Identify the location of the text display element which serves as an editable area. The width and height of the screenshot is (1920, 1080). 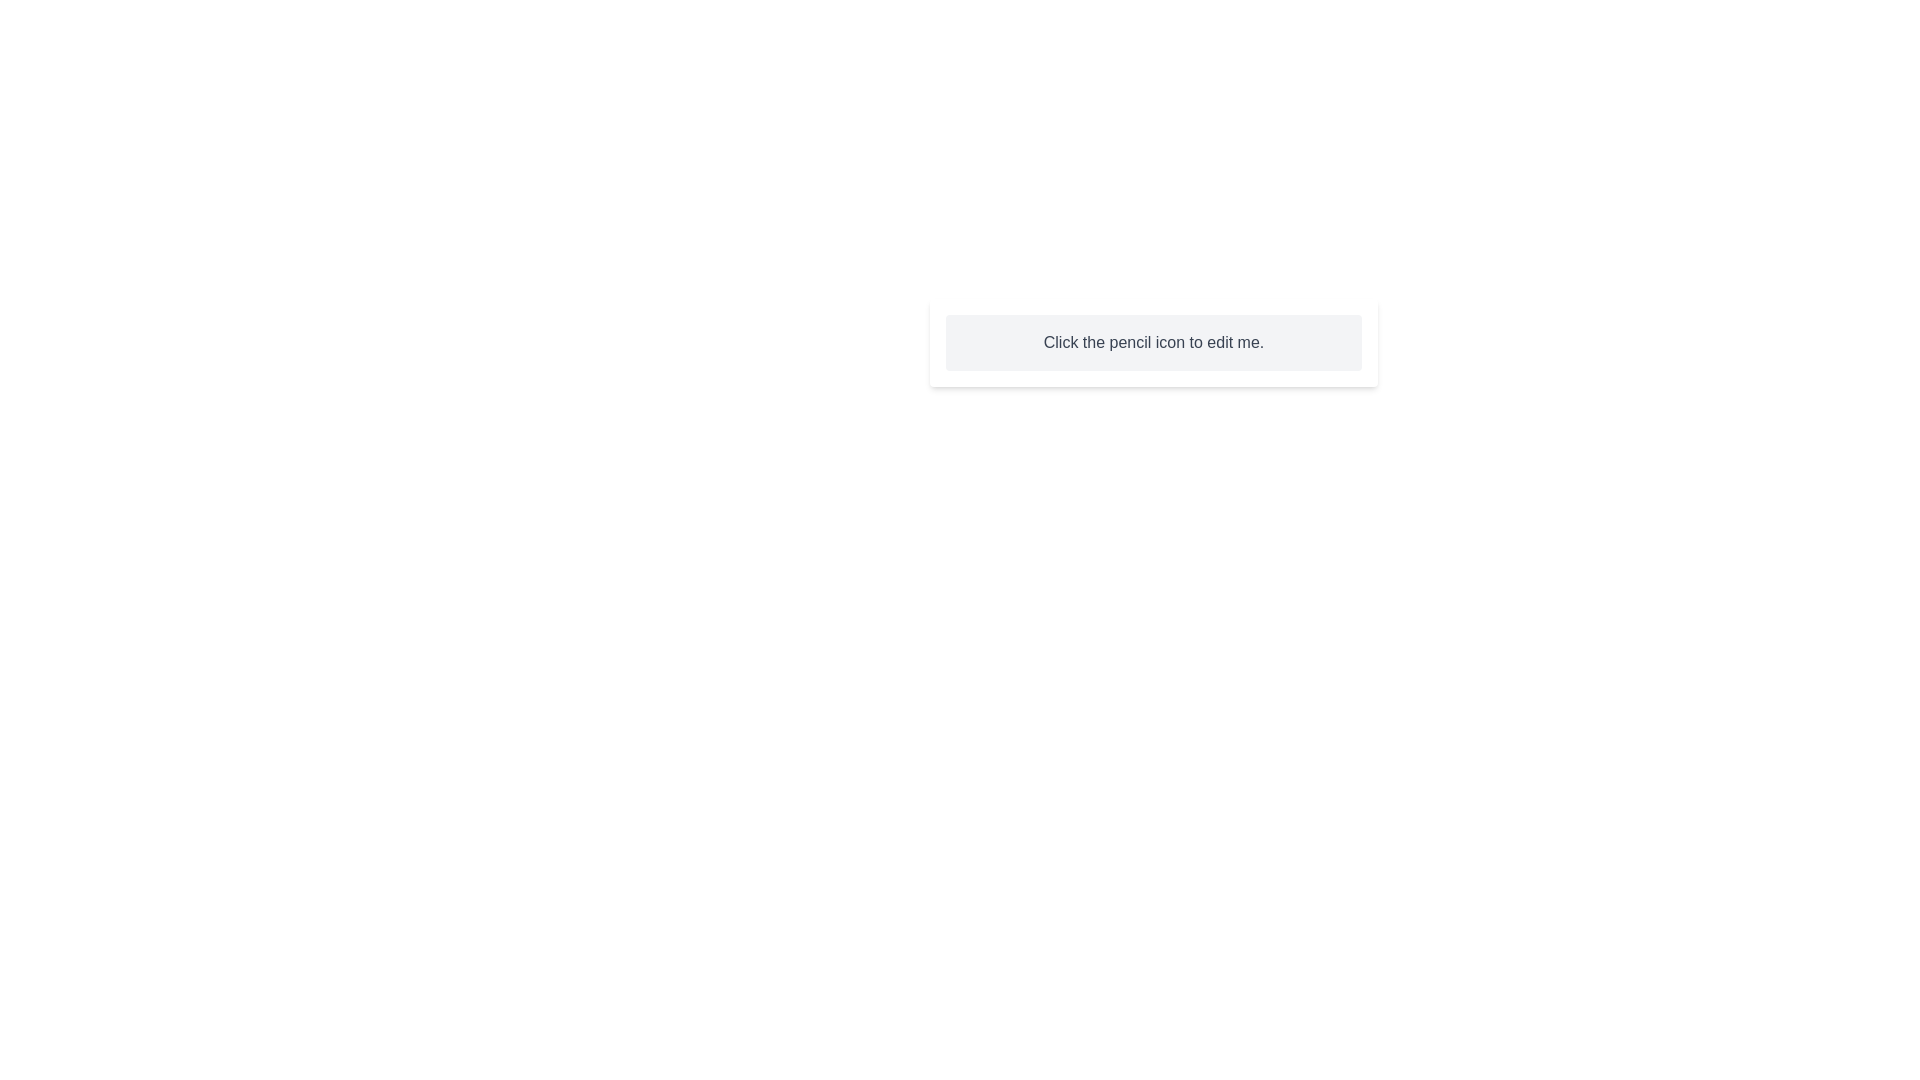
(1153, 342).